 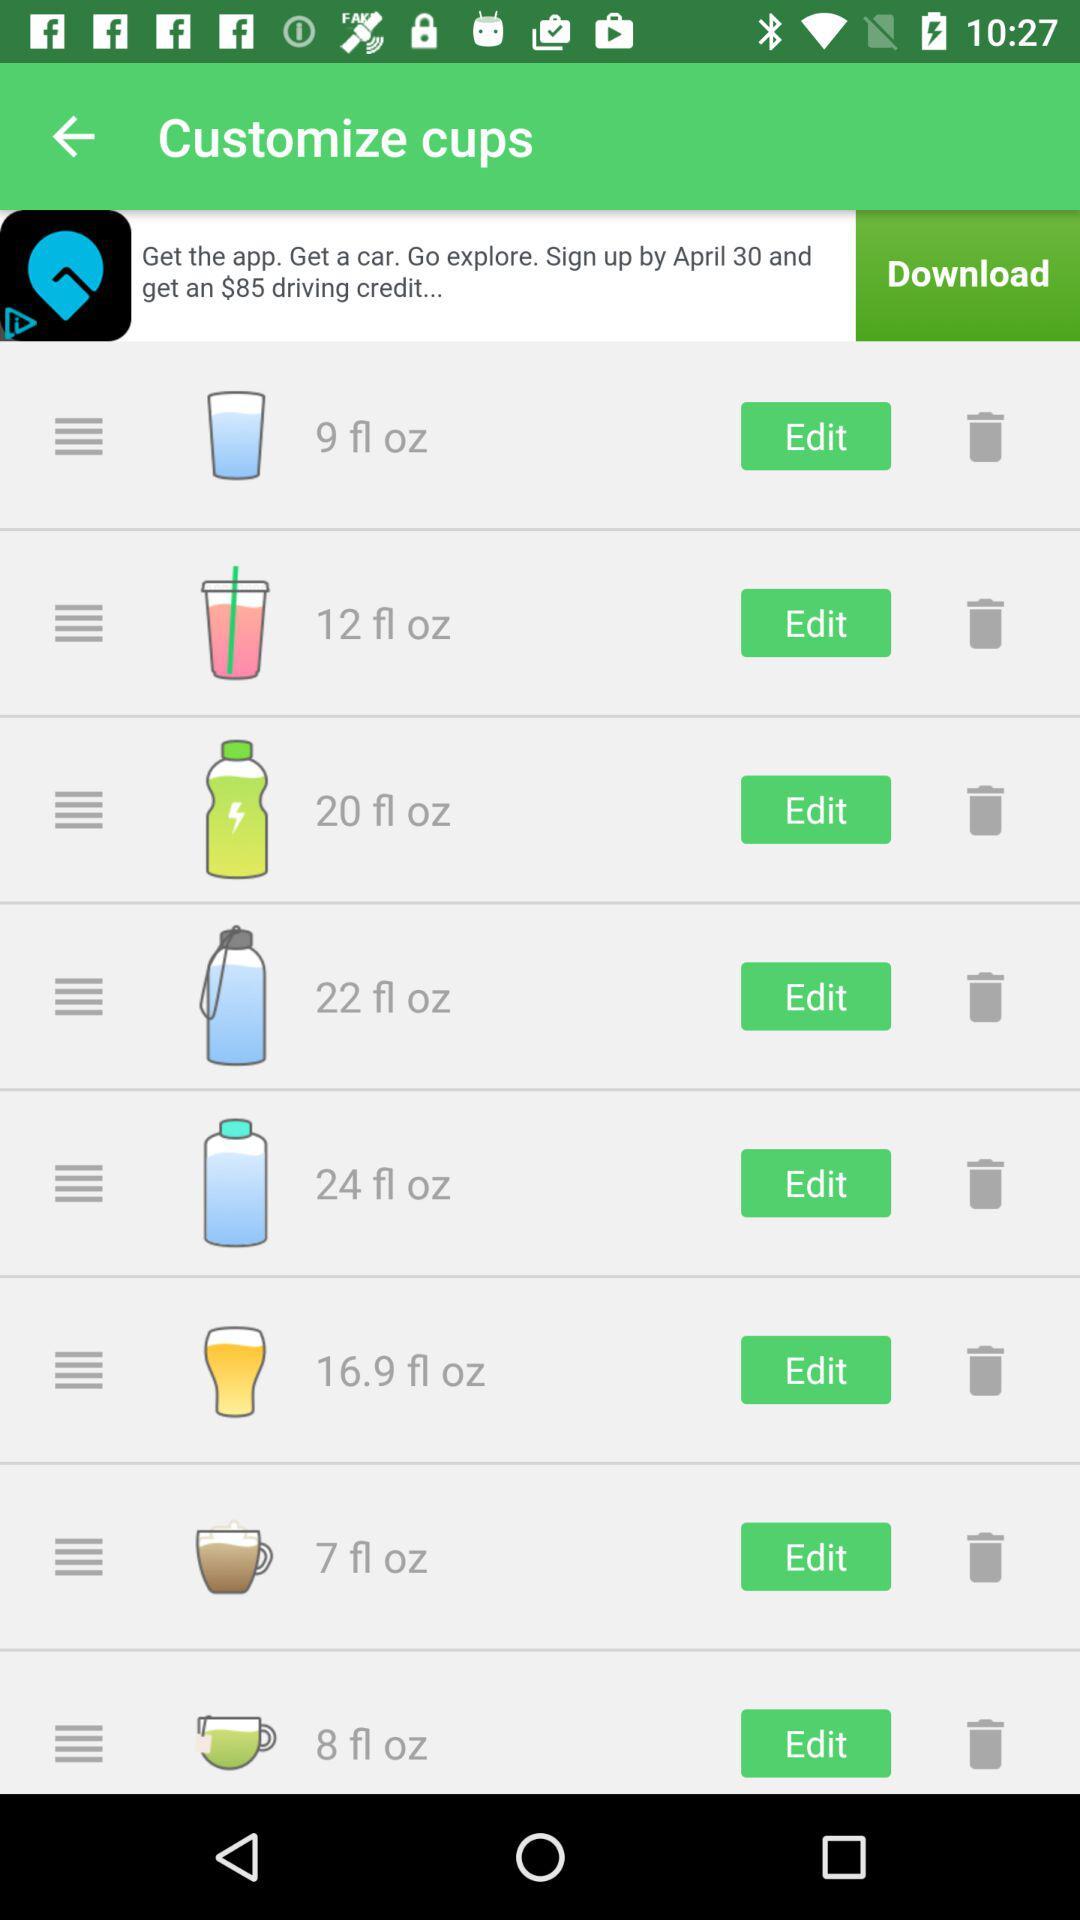 I want to click on delete item button, so click(x=984, y=1368).